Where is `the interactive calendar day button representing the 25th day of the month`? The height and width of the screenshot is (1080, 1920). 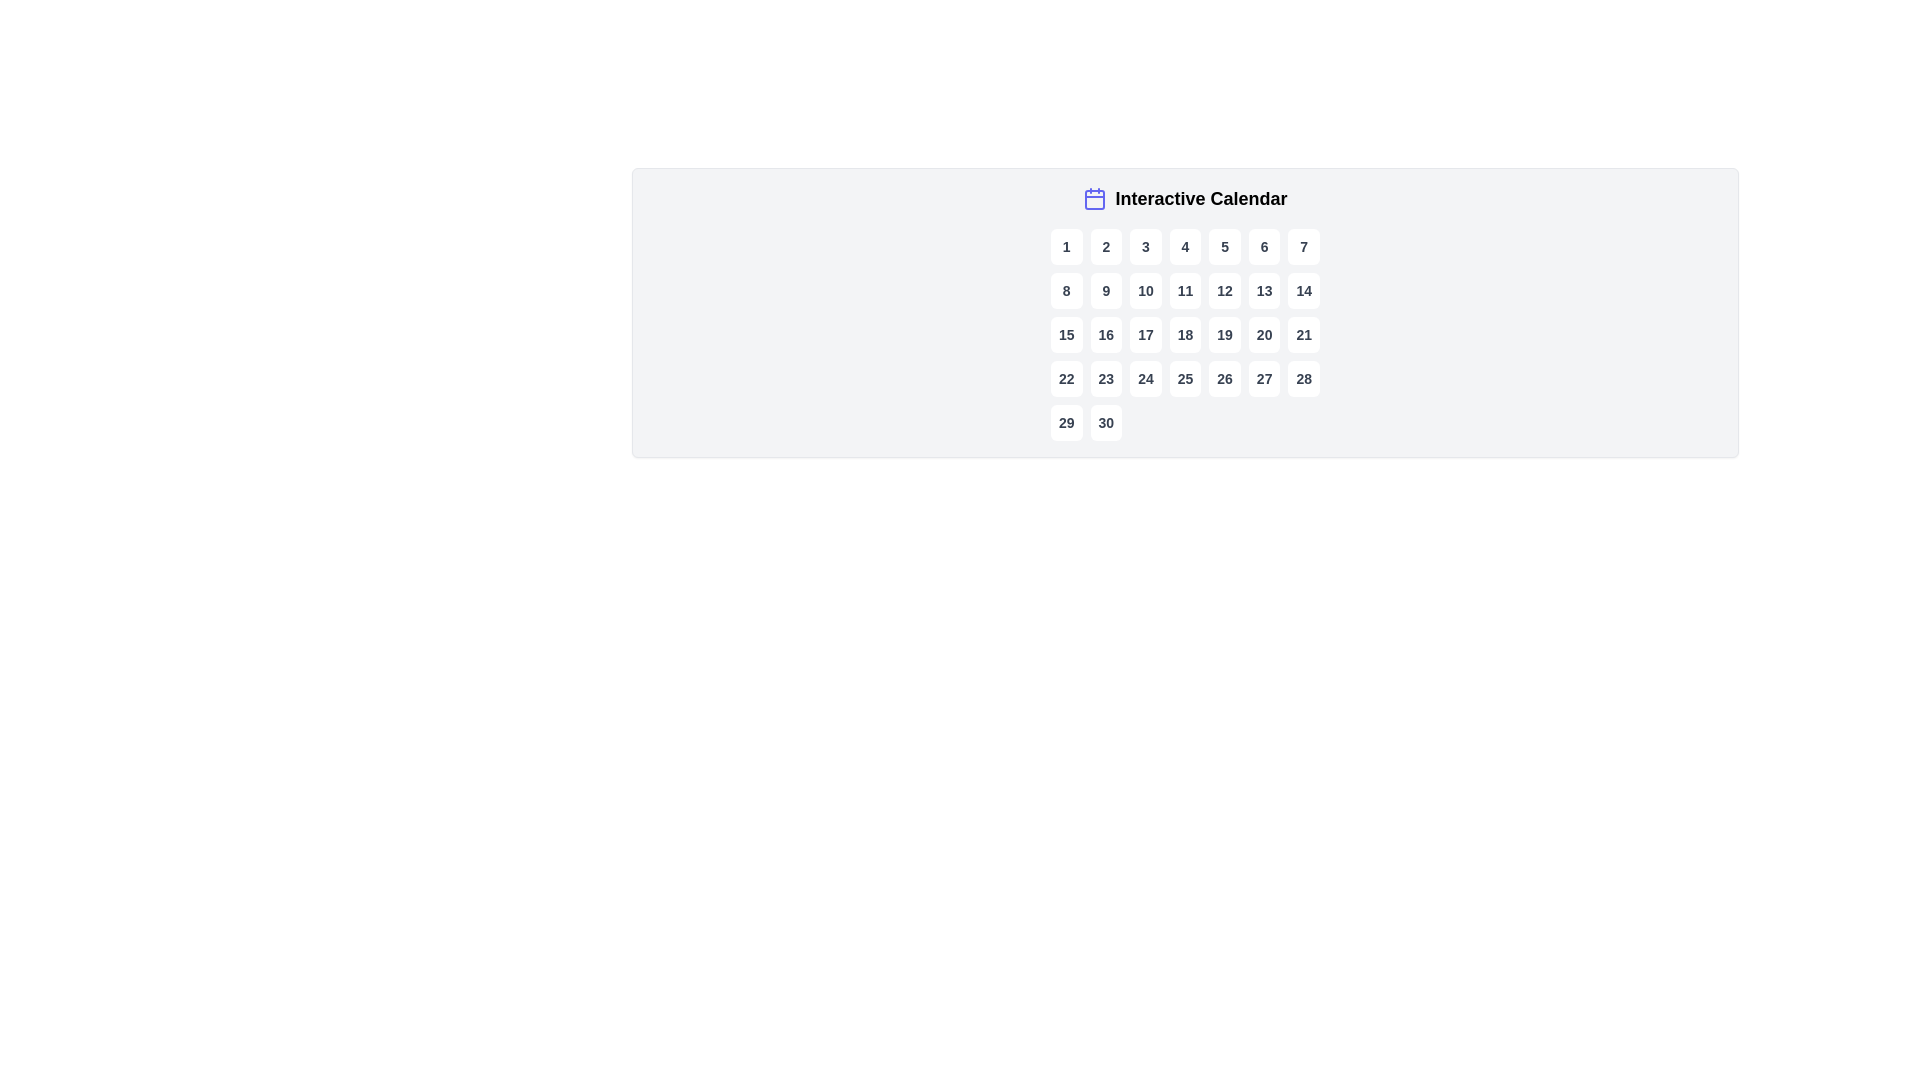
the interactive calendar day button representing the 25th day of the month is located at coordinates (1185, 378).